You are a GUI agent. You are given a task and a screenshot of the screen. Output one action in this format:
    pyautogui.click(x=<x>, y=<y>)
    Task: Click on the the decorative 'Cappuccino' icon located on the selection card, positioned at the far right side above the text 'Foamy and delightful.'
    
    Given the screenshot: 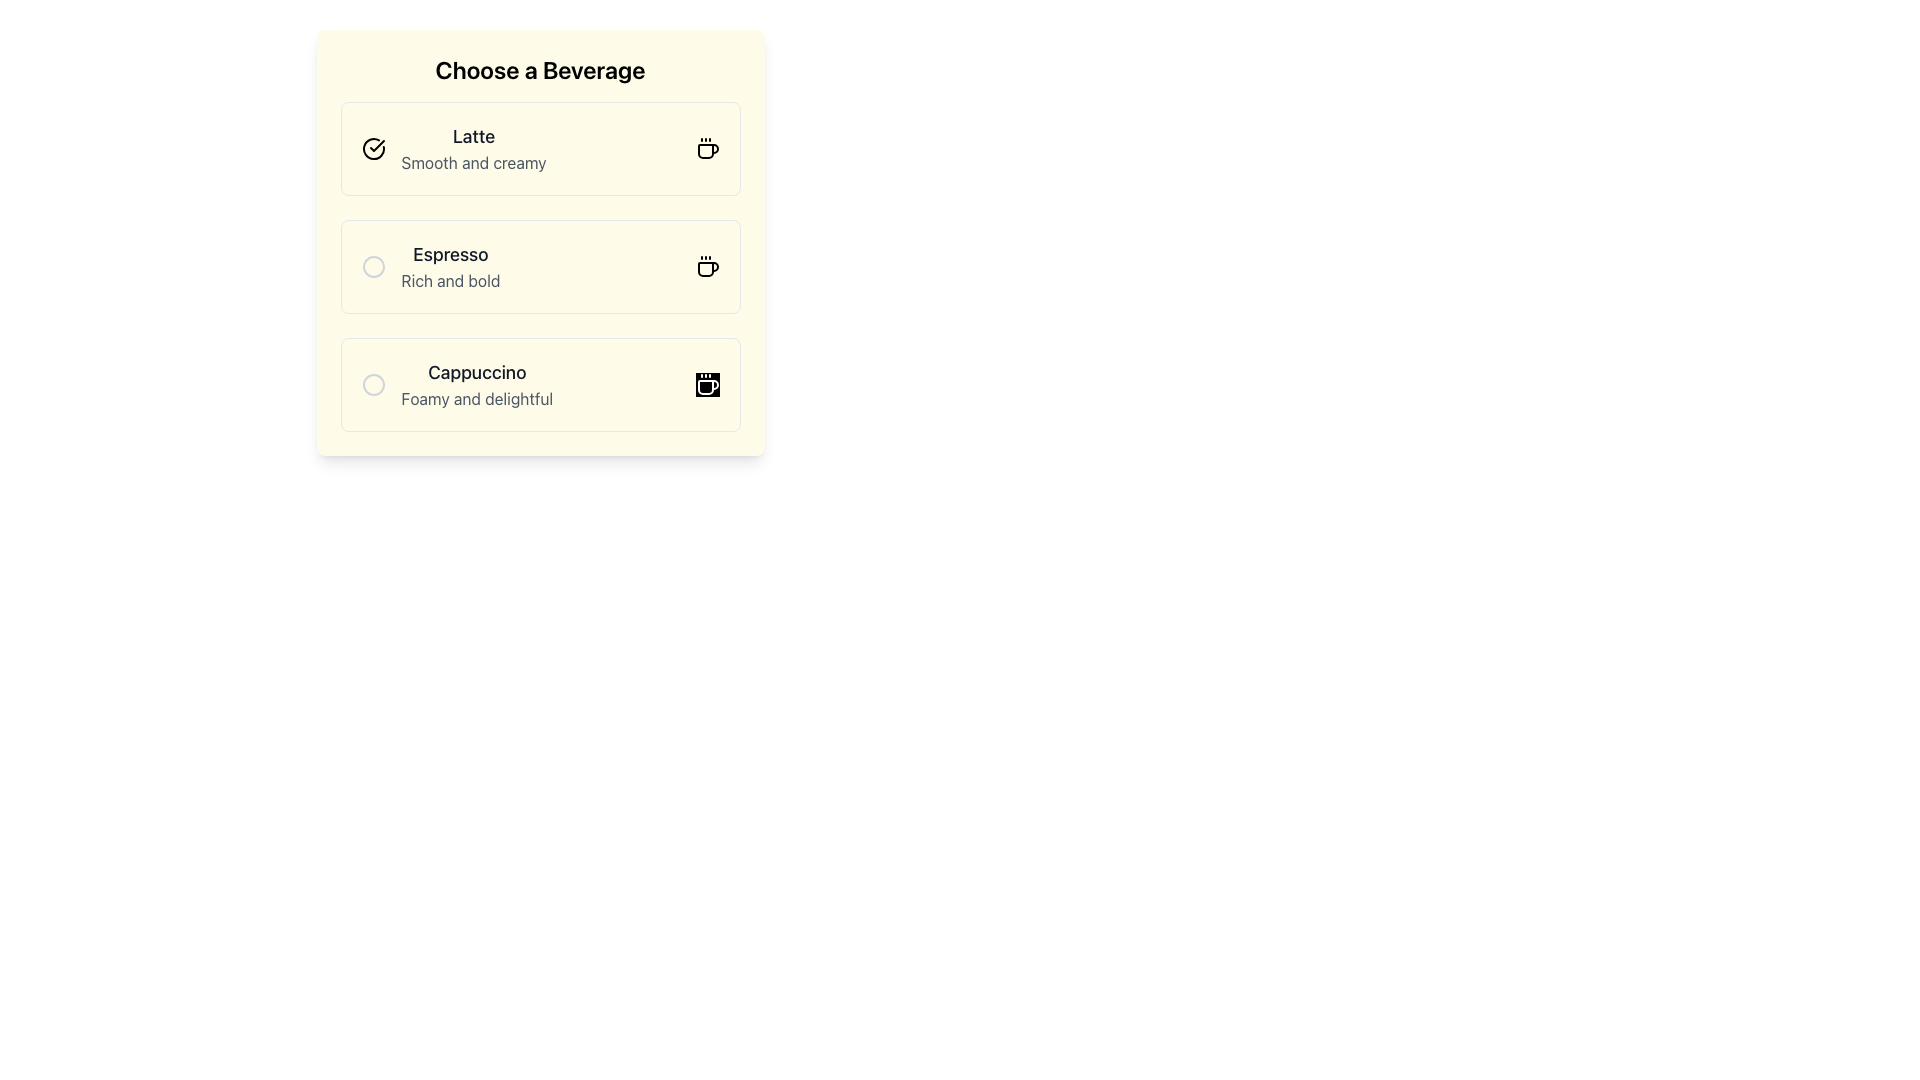 What is the action you would take?
    pyautogui.click(x=708, y=387)
    